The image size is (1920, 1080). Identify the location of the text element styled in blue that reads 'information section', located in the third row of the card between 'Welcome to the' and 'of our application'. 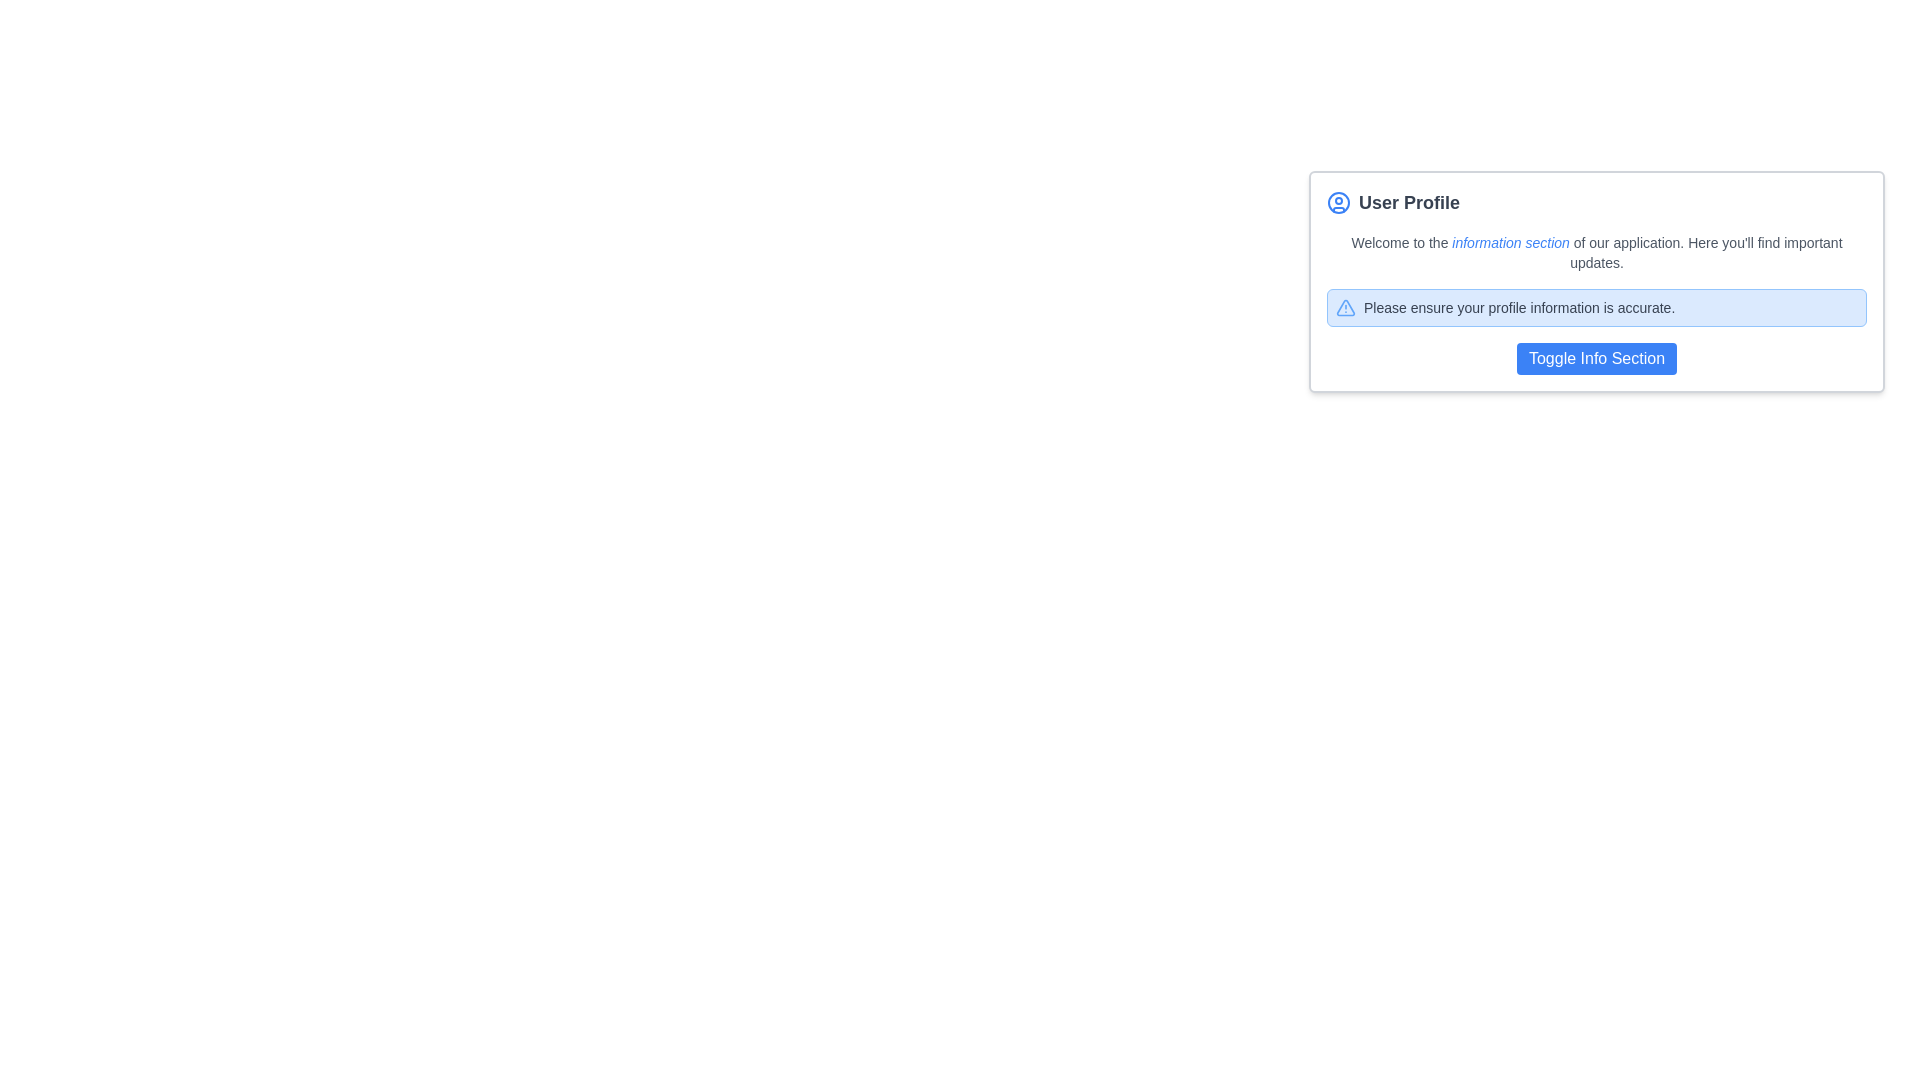
(1511, 242).